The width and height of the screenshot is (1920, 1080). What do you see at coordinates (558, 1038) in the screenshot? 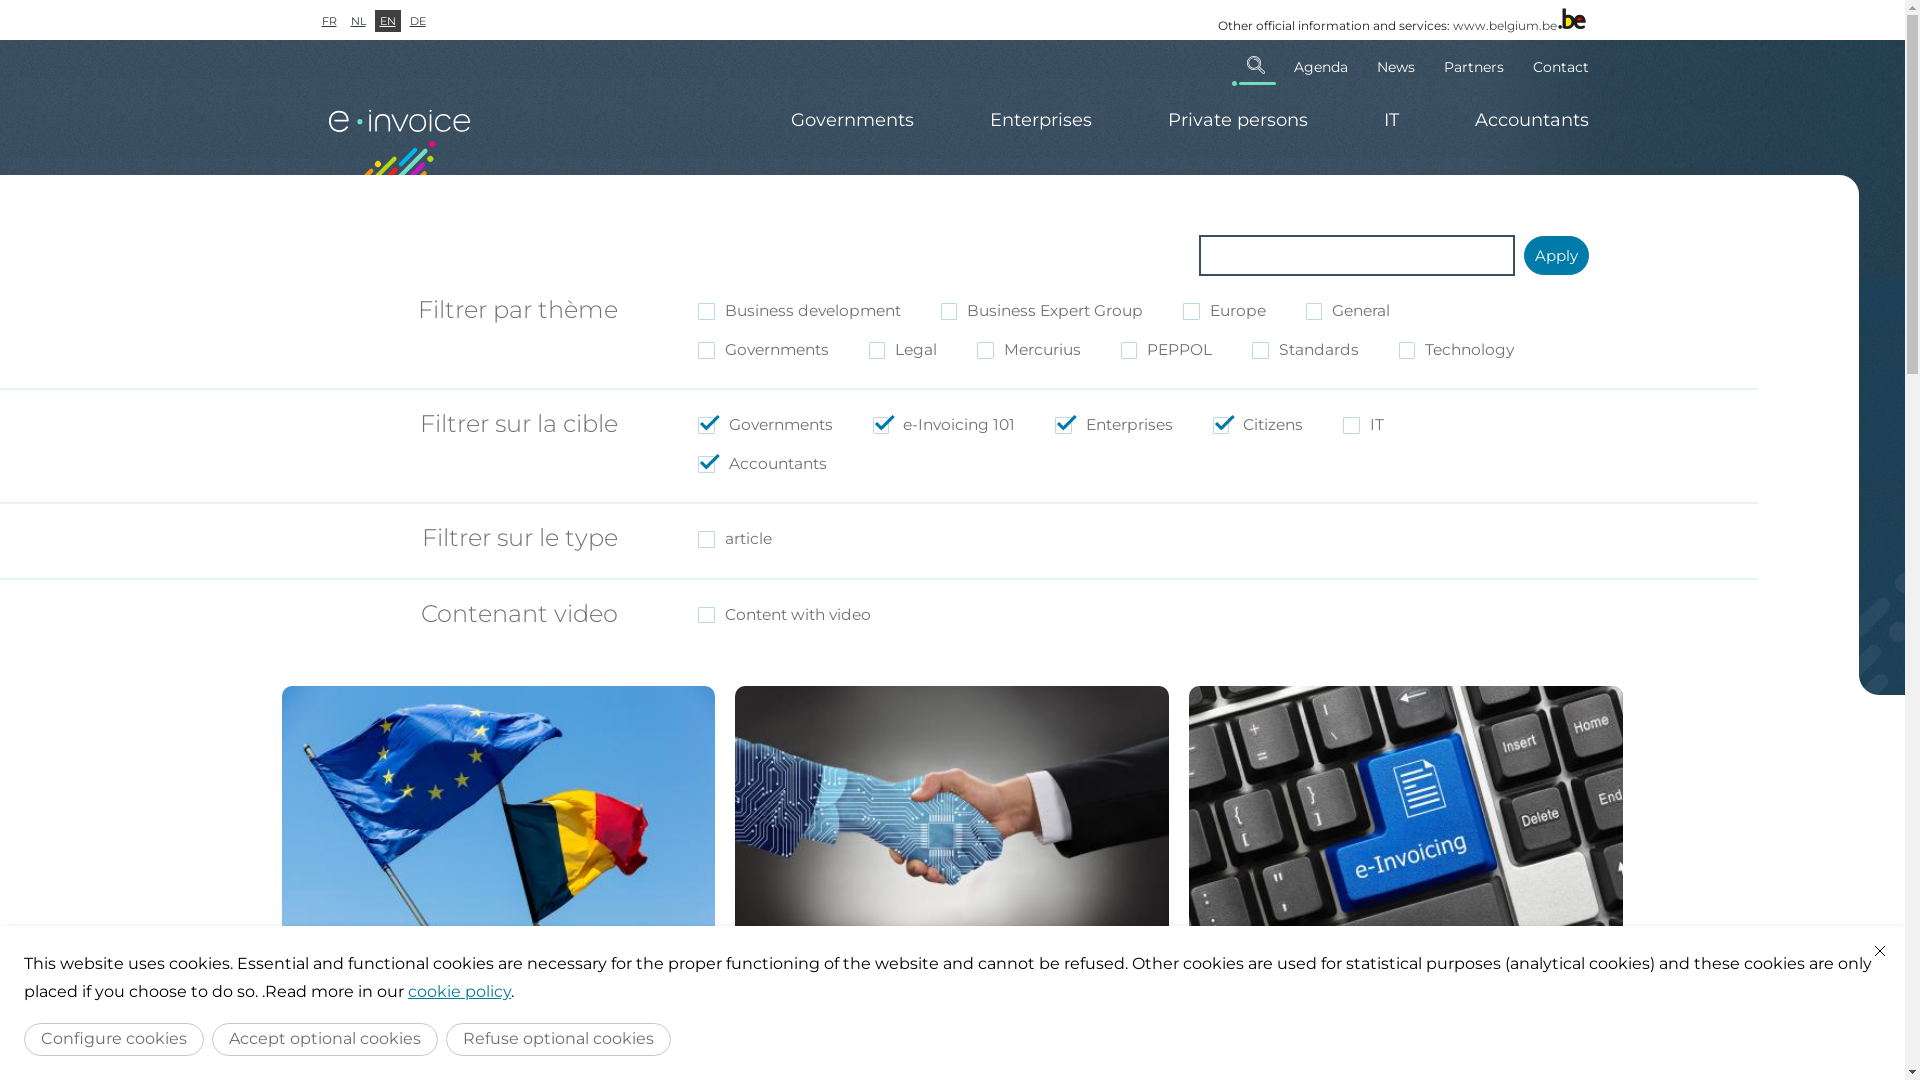
I see `'Refuse optional cookies'` at bounding box center [558, 1038].